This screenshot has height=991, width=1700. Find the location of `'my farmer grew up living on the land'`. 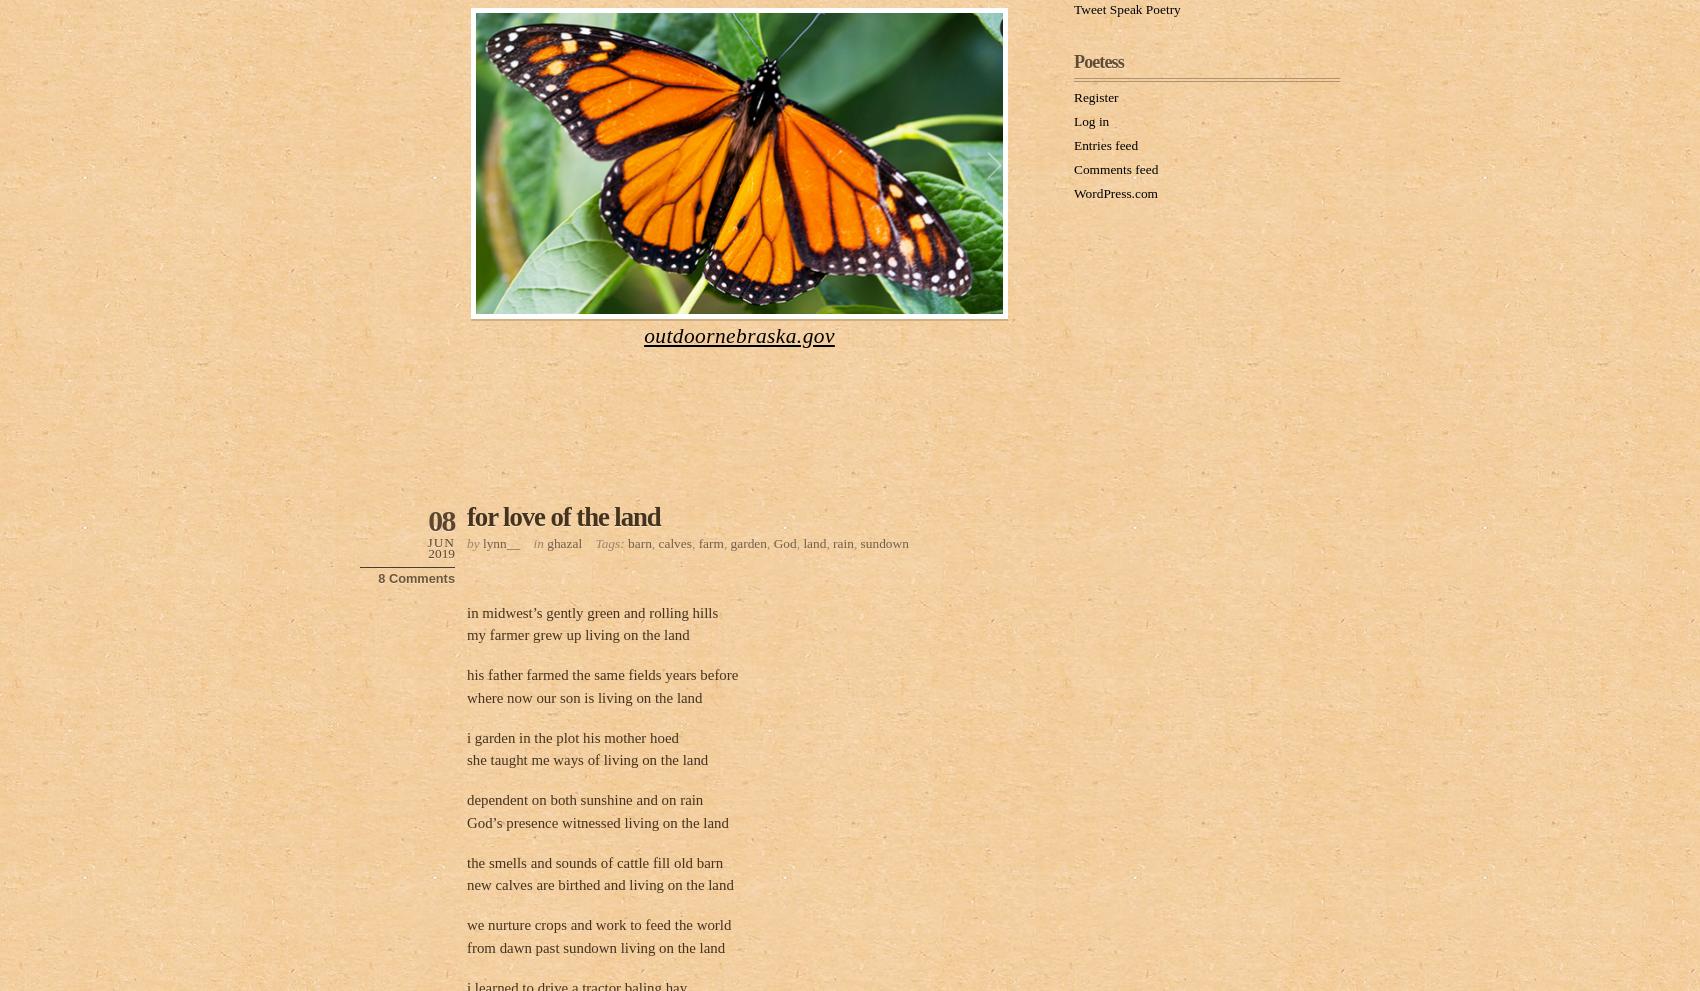

'my farmer grew up living on the land' is located at coordinates (577, 634).